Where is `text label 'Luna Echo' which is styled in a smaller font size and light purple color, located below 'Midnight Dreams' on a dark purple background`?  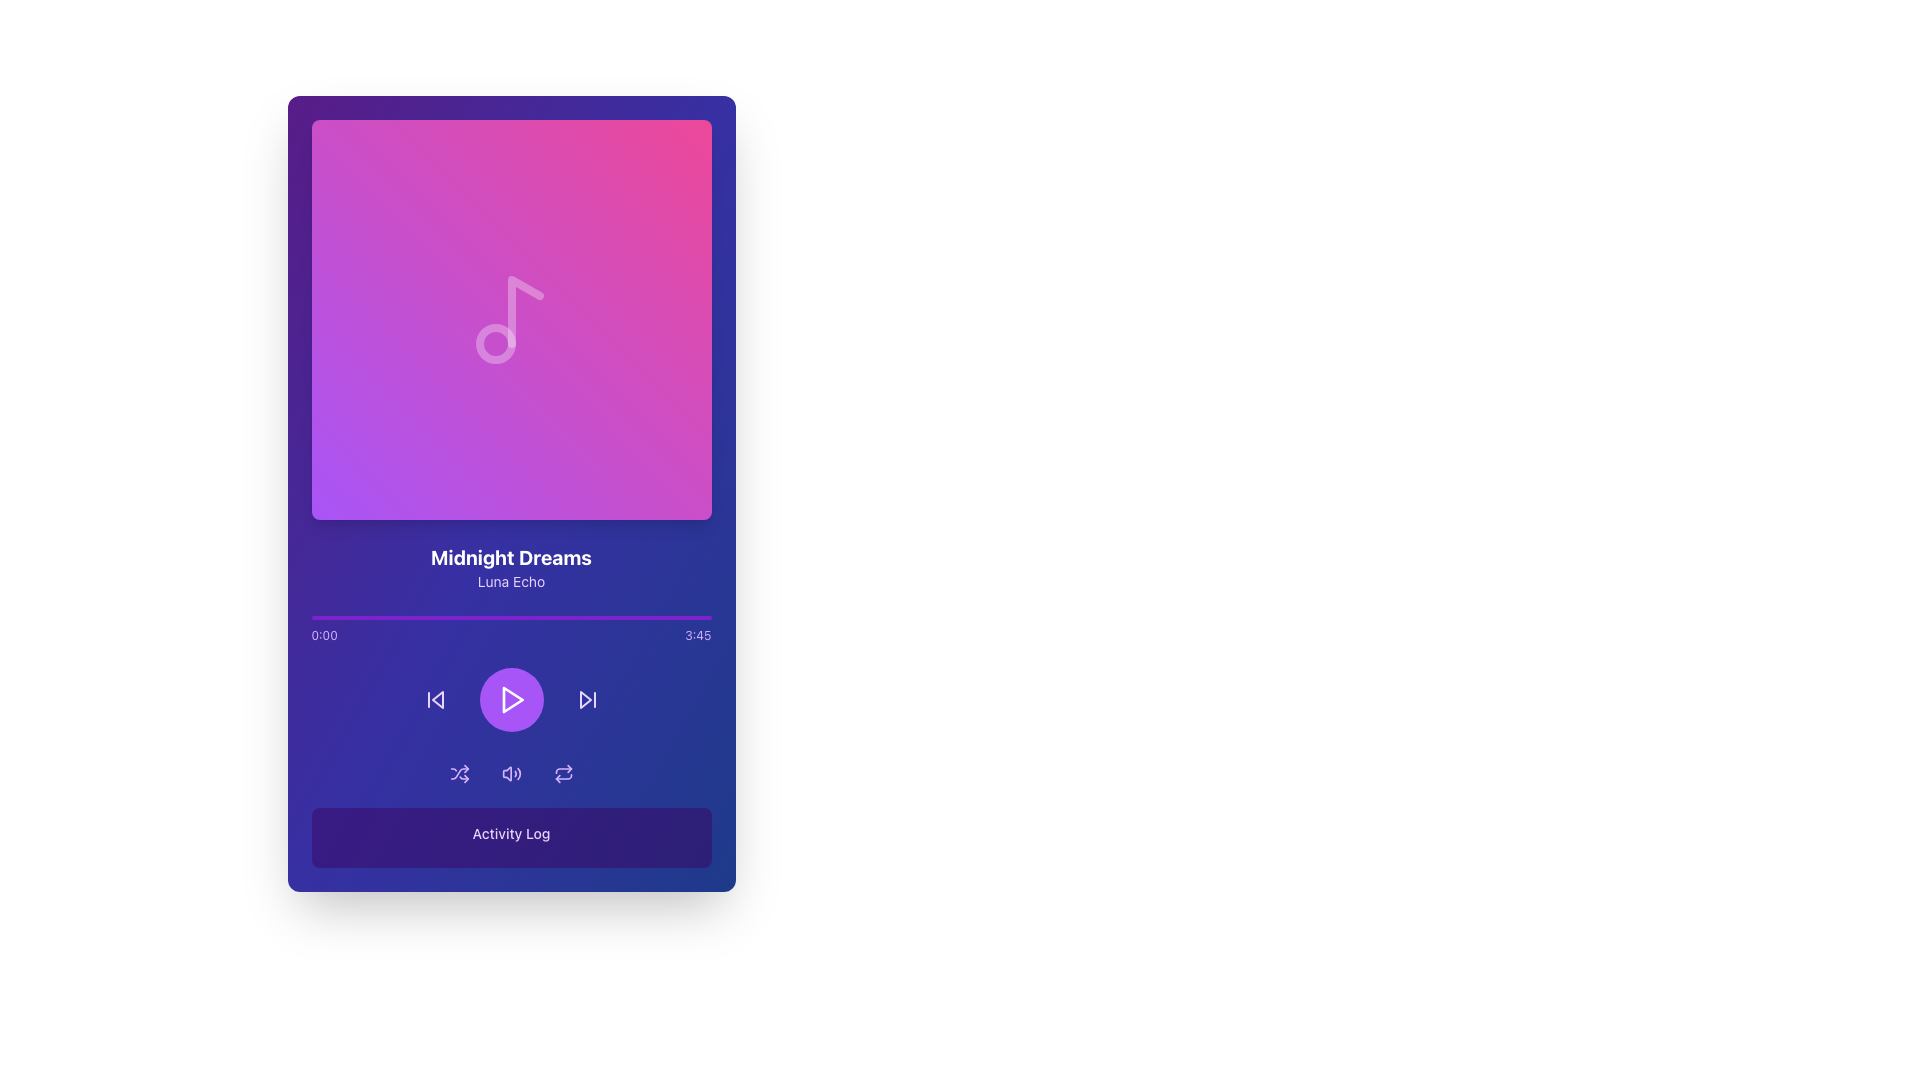 text label 'Luna Echo' which is styled in a smaller font size and light purple color, located below 'Midnight Dreams' on a dark purple background is located at coordinates (511, 582).